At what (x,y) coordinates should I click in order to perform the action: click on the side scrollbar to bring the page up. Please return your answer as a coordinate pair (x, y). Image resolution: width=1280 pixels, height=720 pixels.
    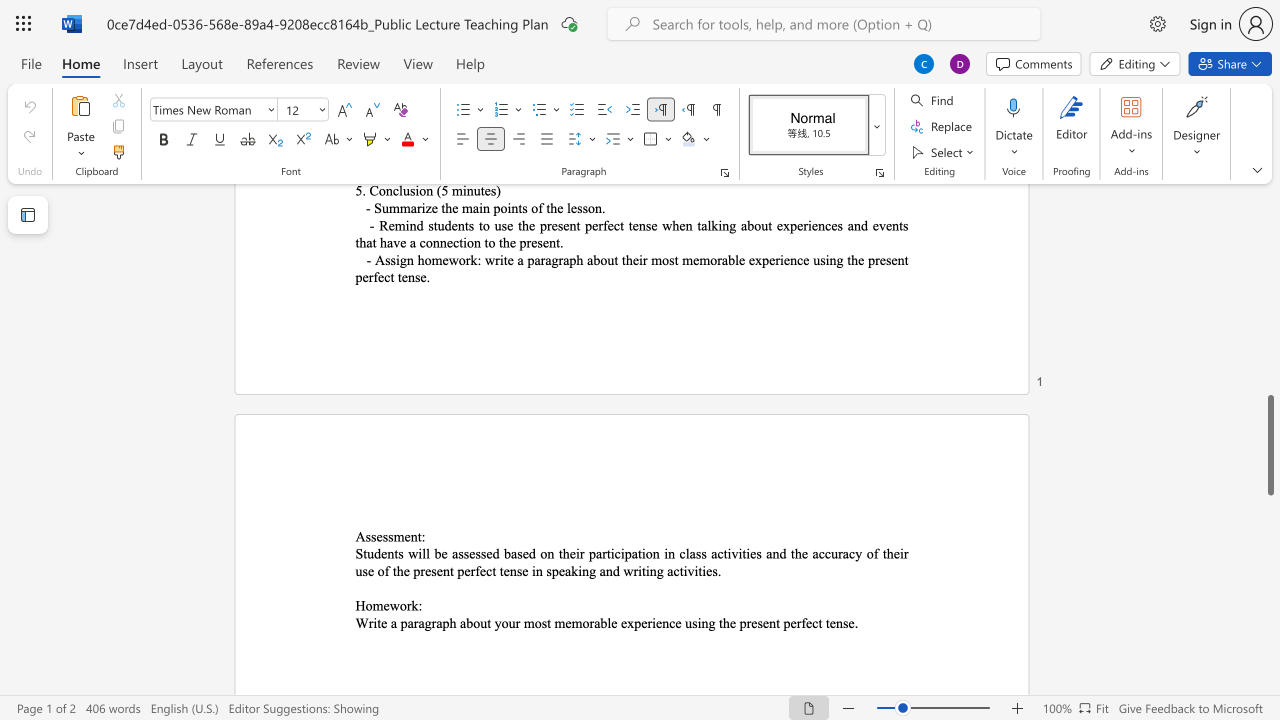
    Looking at the image, I should click on (1269, 270).